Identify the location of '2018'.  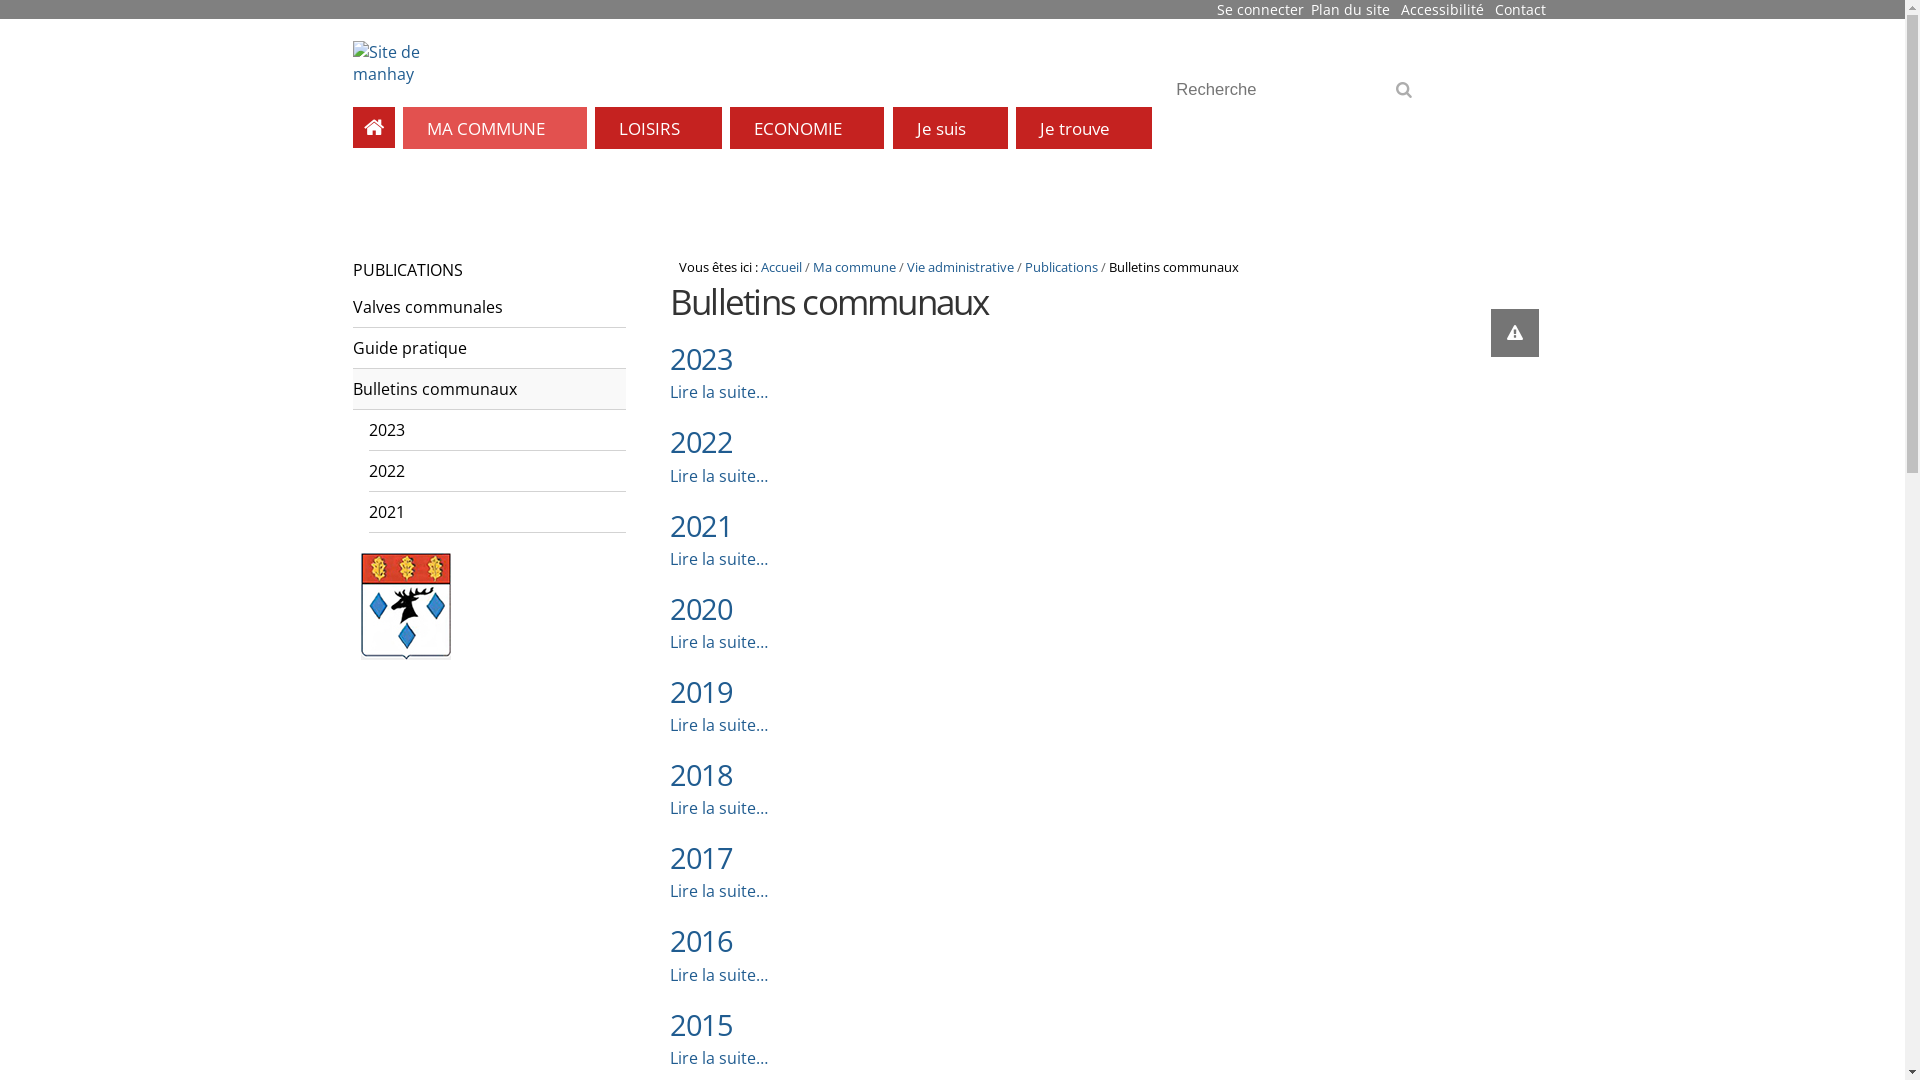
(700, 773).